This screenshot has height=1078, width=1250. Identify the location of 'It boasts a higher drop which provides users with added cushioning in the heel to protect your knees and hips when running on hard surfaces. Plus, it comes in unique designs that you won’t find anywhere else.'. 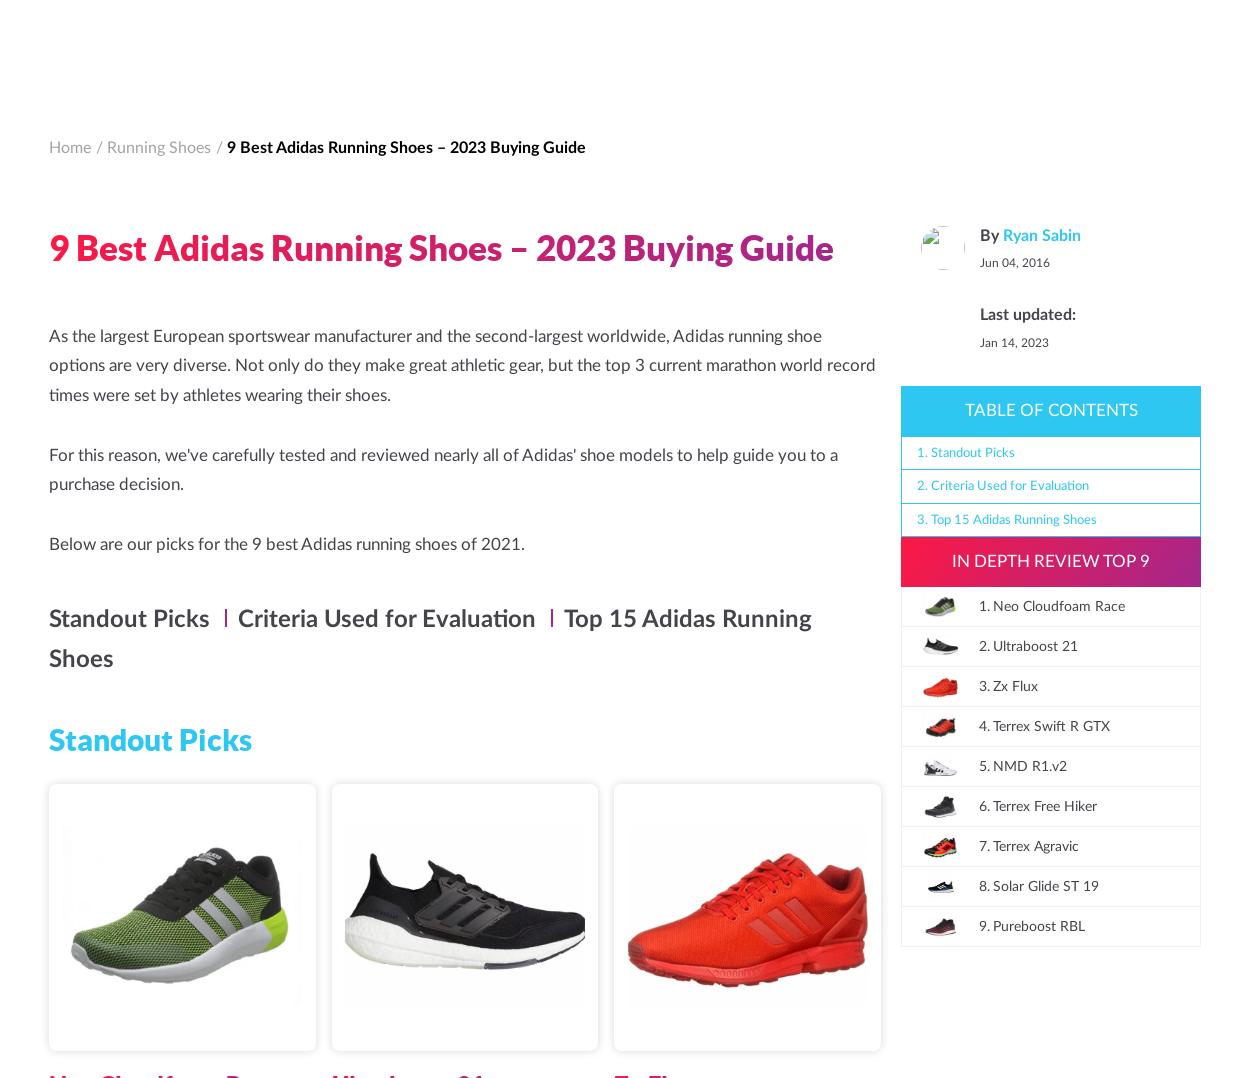
(455, 429).